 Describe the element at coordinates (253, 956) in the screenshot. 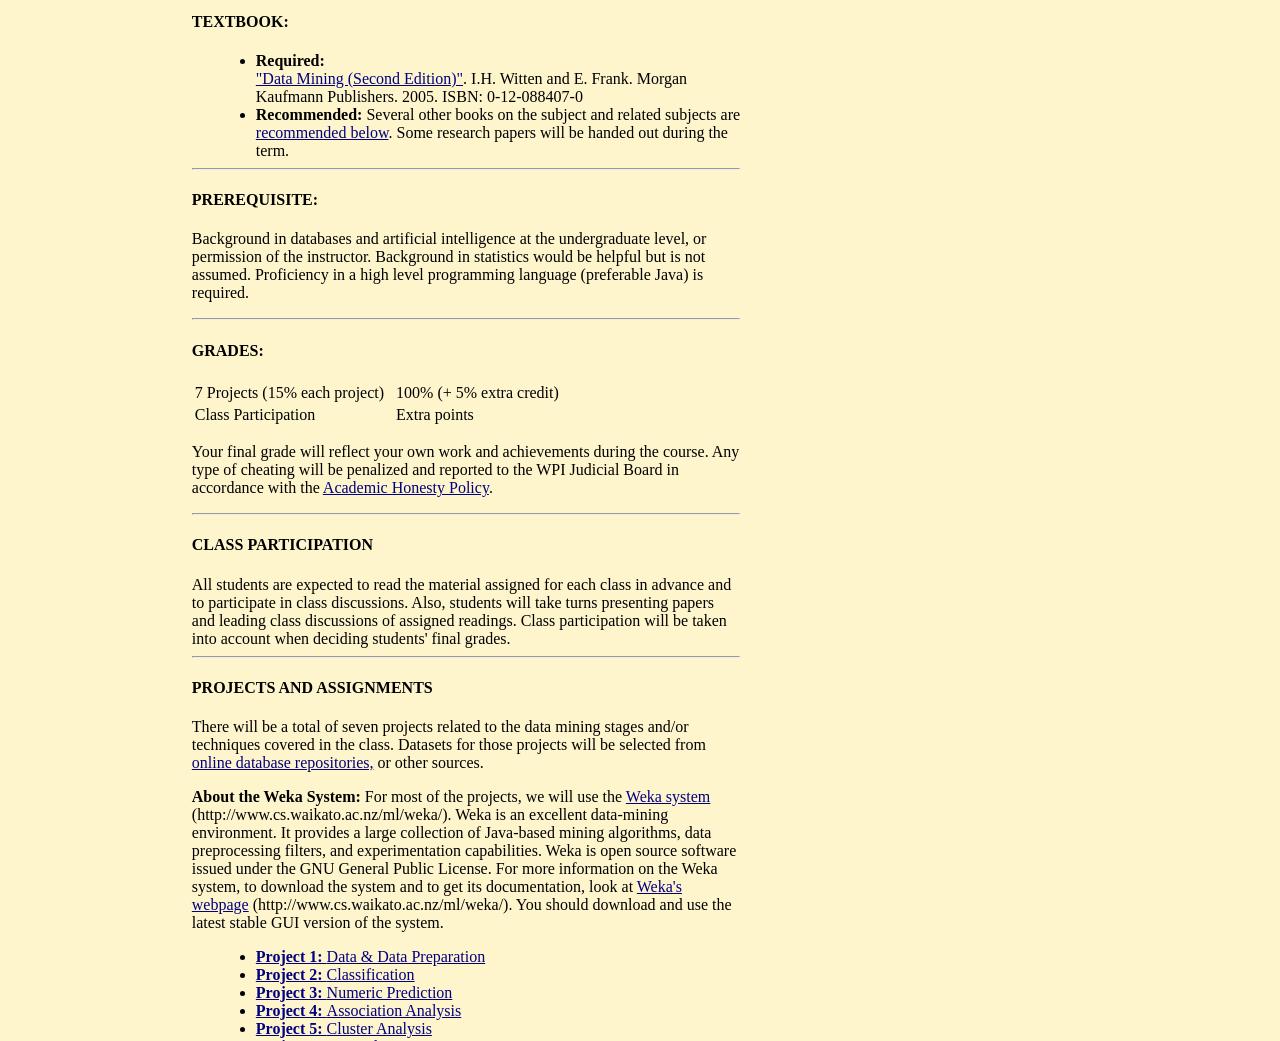

I see `'Project 1:'` at that location.